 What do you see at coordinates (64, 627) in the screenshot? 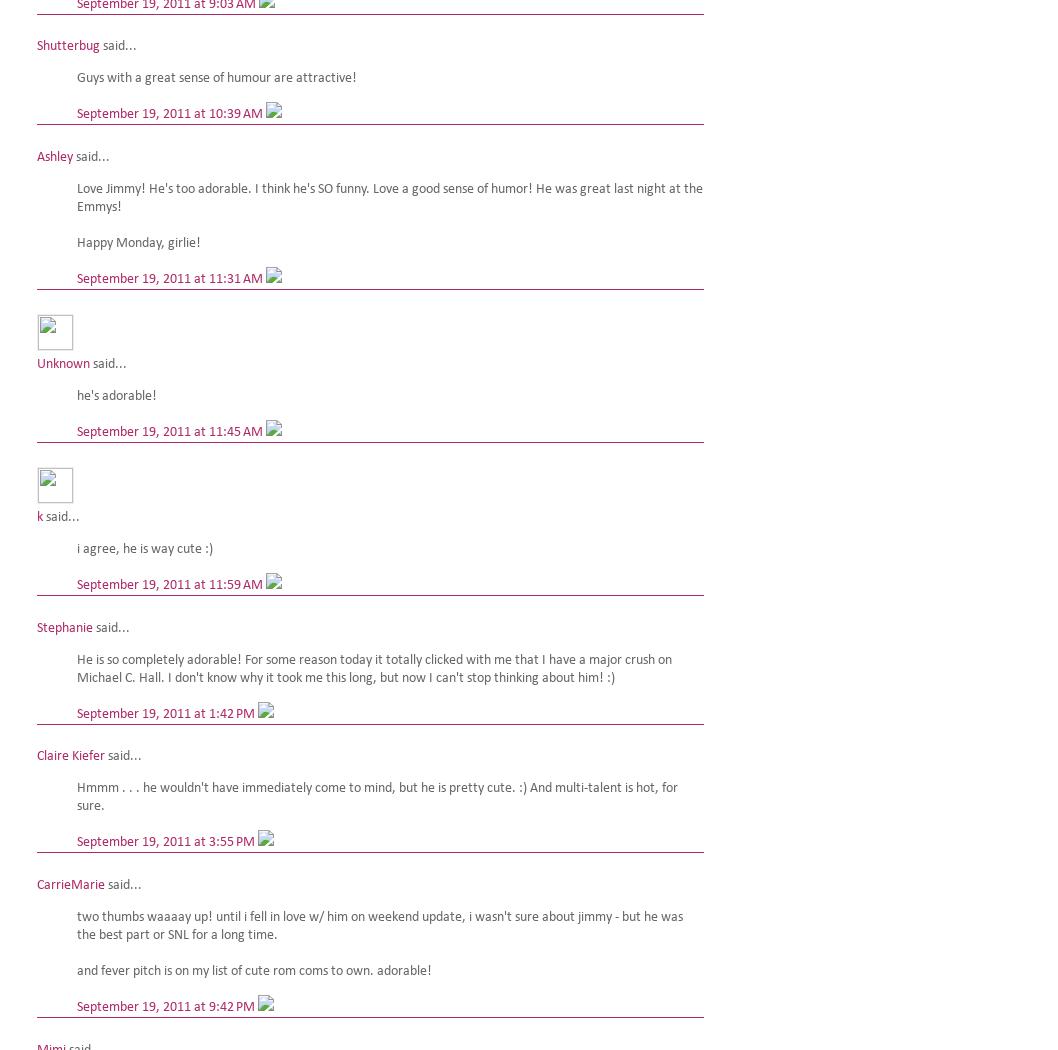
I see `'Stephanie'` at bounding box center [64, 627].